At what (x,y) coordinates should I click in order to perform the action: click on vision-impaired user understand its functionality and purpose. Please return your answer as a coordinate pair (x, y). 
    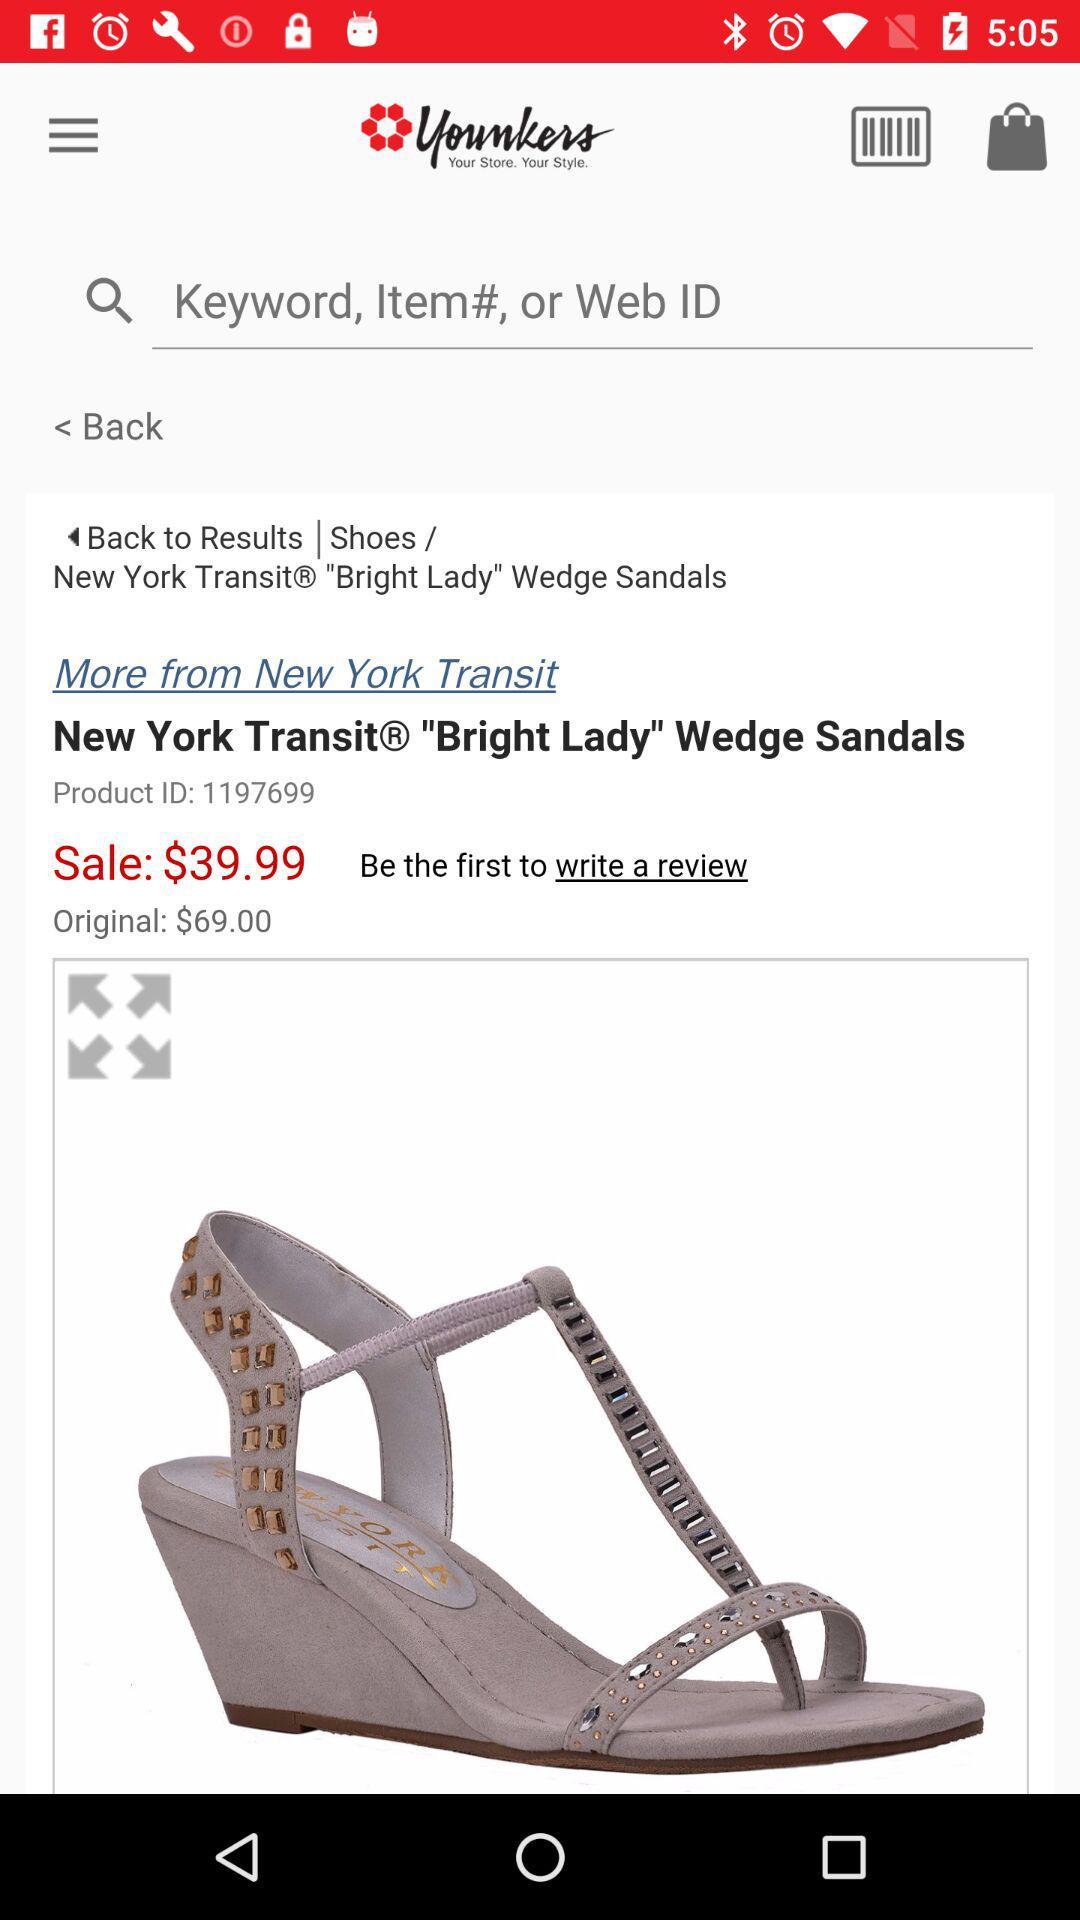
    Looking at the image, I should click on (890, 135).